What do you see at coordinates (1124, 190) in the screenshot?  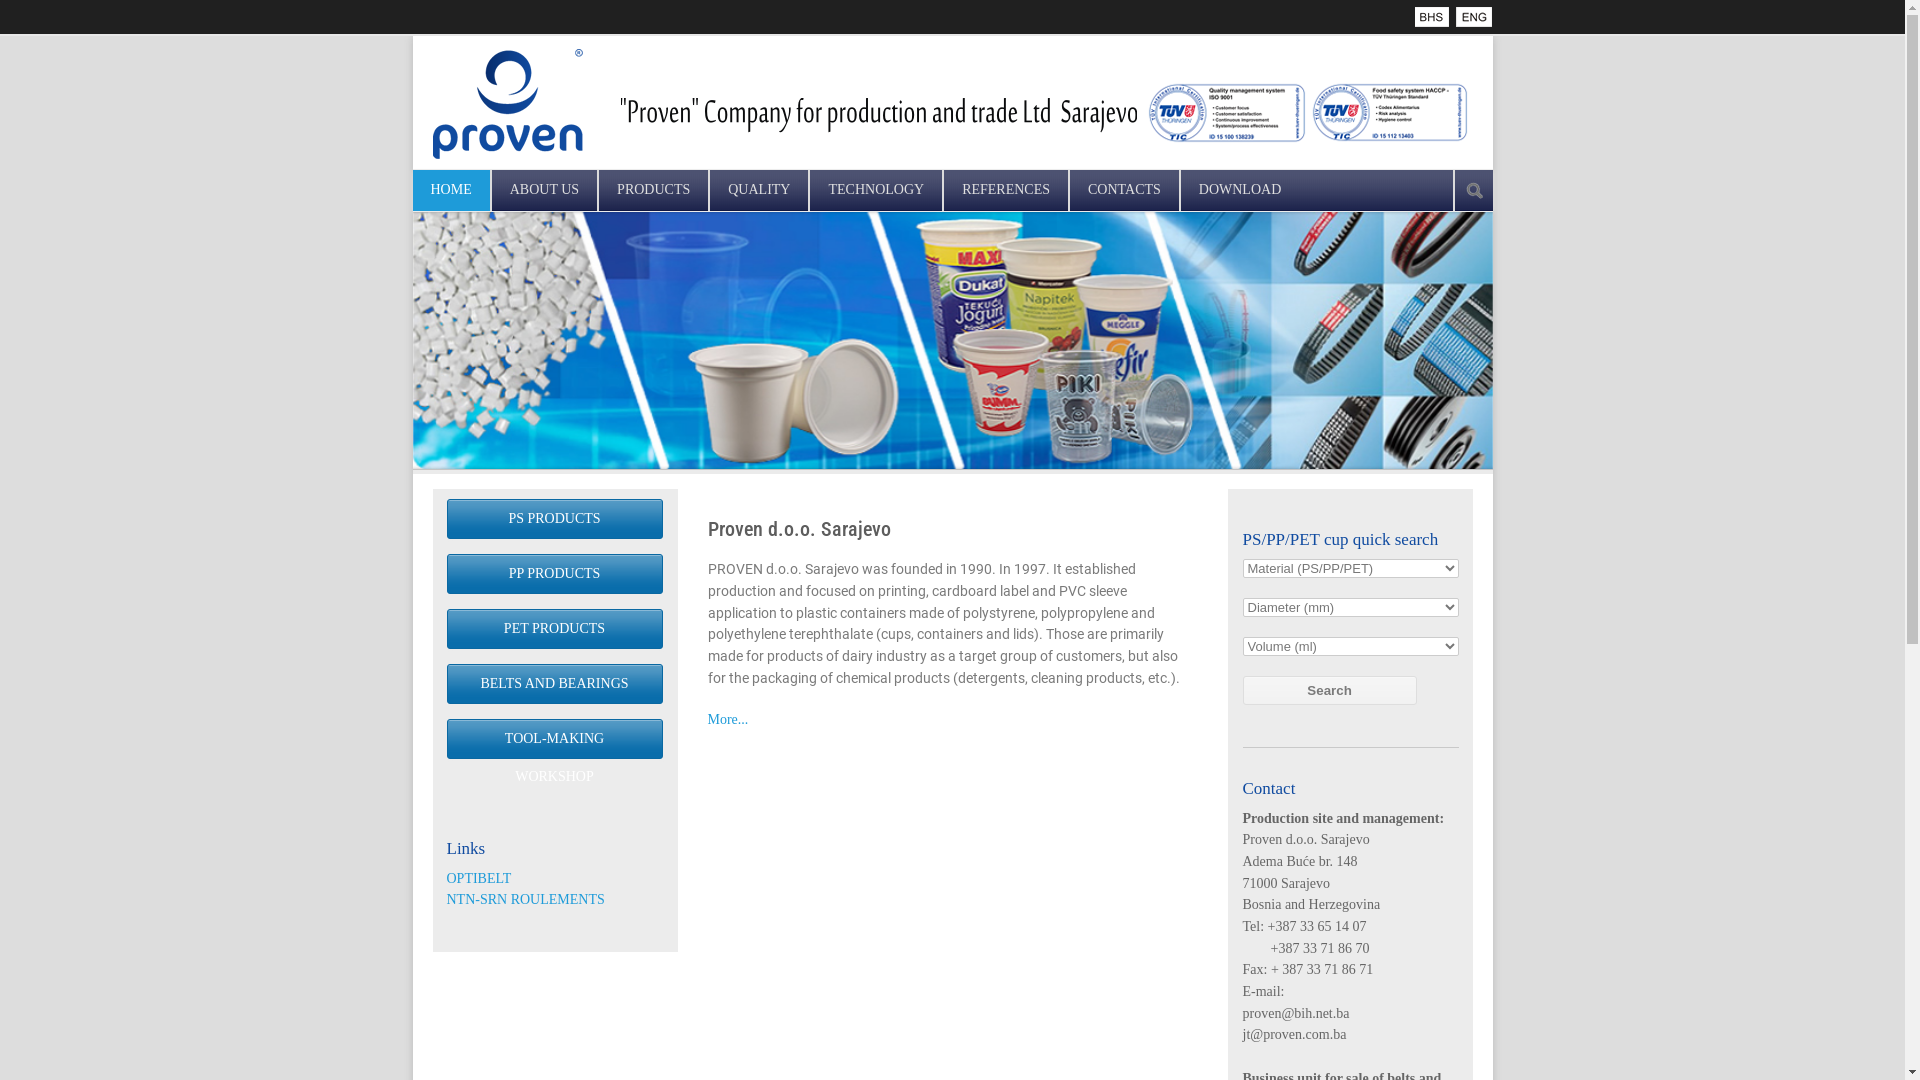 I see `'CONTACTS'` at bounding box center [1124, 190].